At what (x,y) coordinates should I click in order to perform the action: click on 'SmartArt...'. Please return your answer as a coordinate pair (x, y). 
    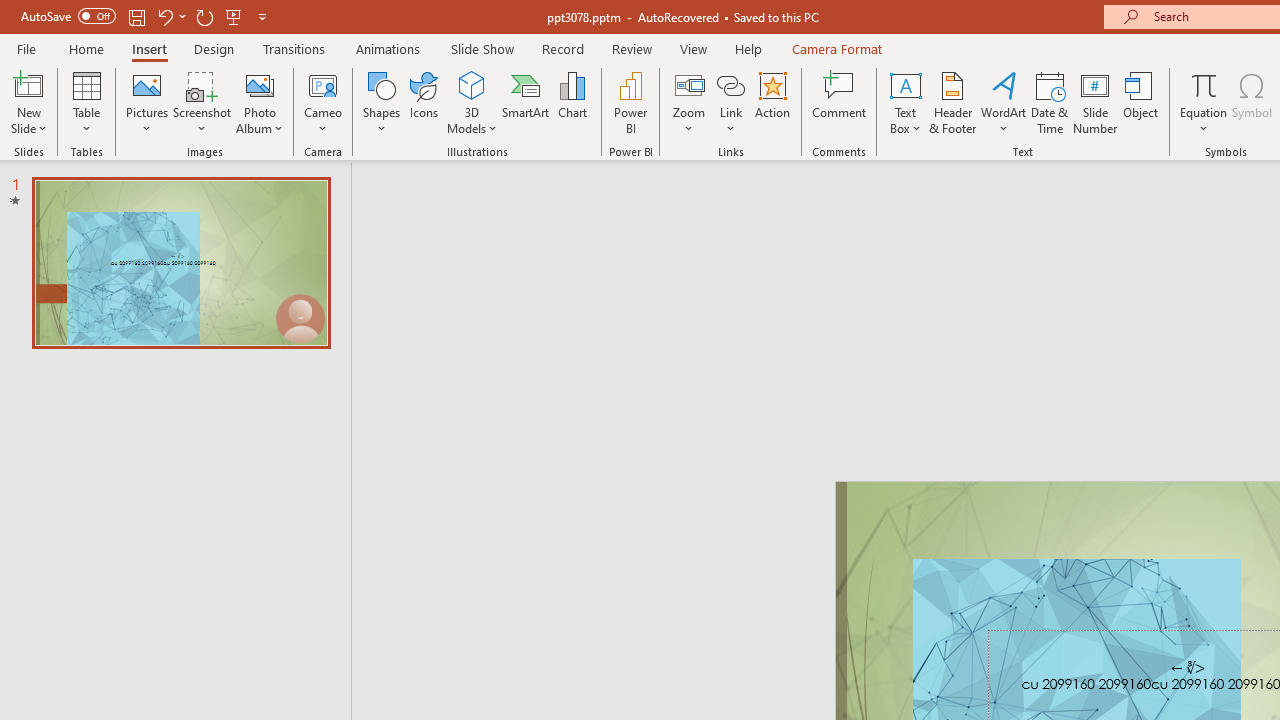
    Looking at the image, I should click on (526, 103).